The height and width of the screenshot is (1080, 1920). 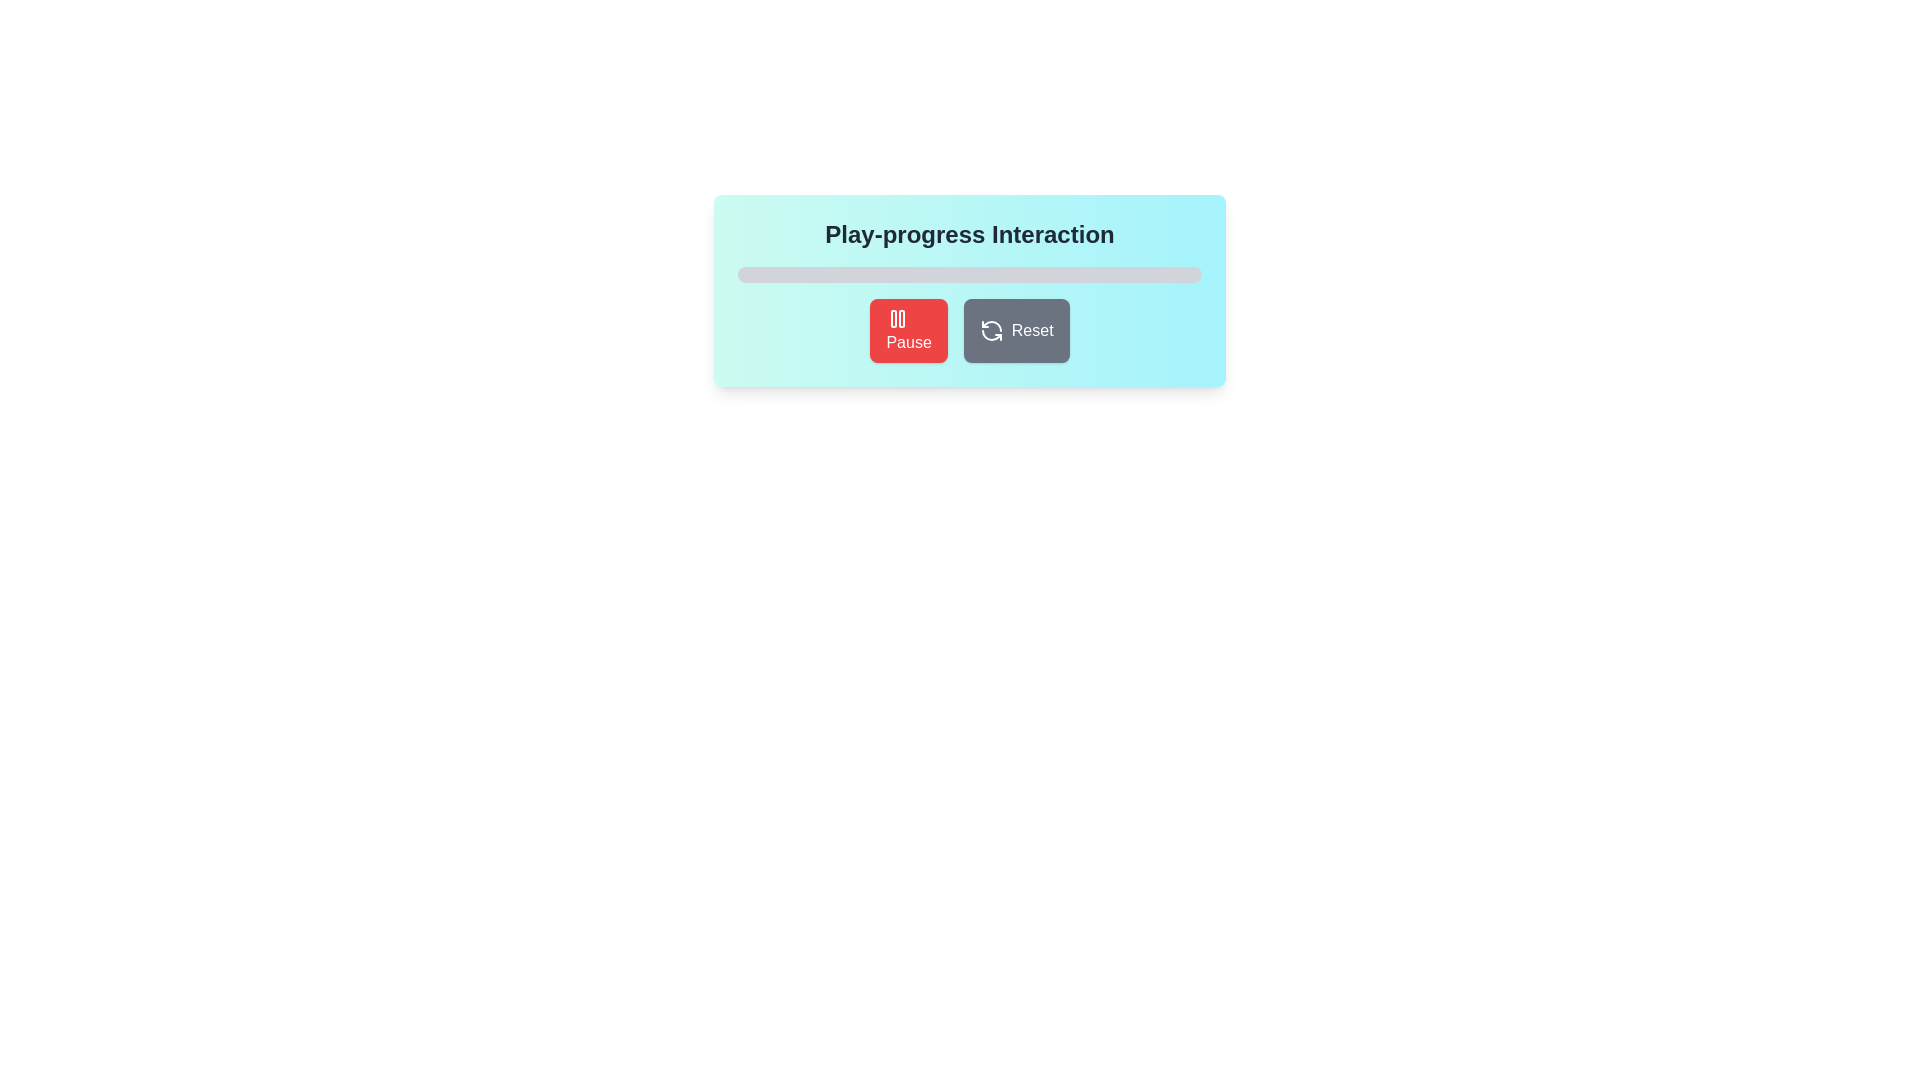 I want to click on the 'Reset' button, which is rectangular with a dark gray background and white text, located to the right of the 'Pause' button, so click(x=1016, y=330).